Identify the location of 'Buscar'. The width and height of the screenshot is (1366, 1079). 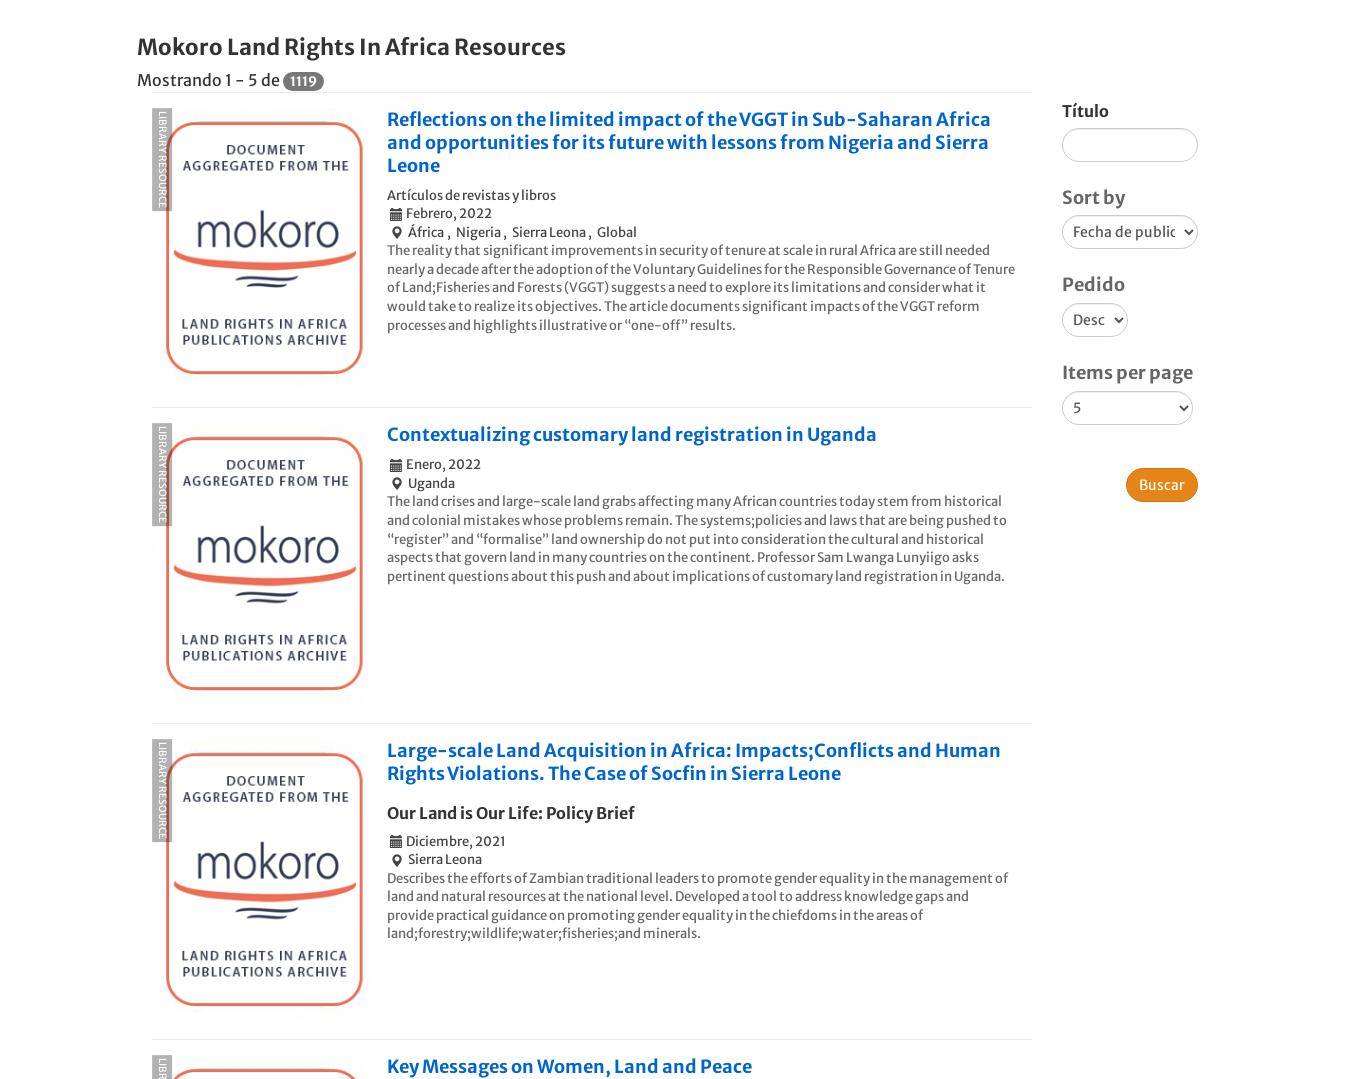
(1162, 483).